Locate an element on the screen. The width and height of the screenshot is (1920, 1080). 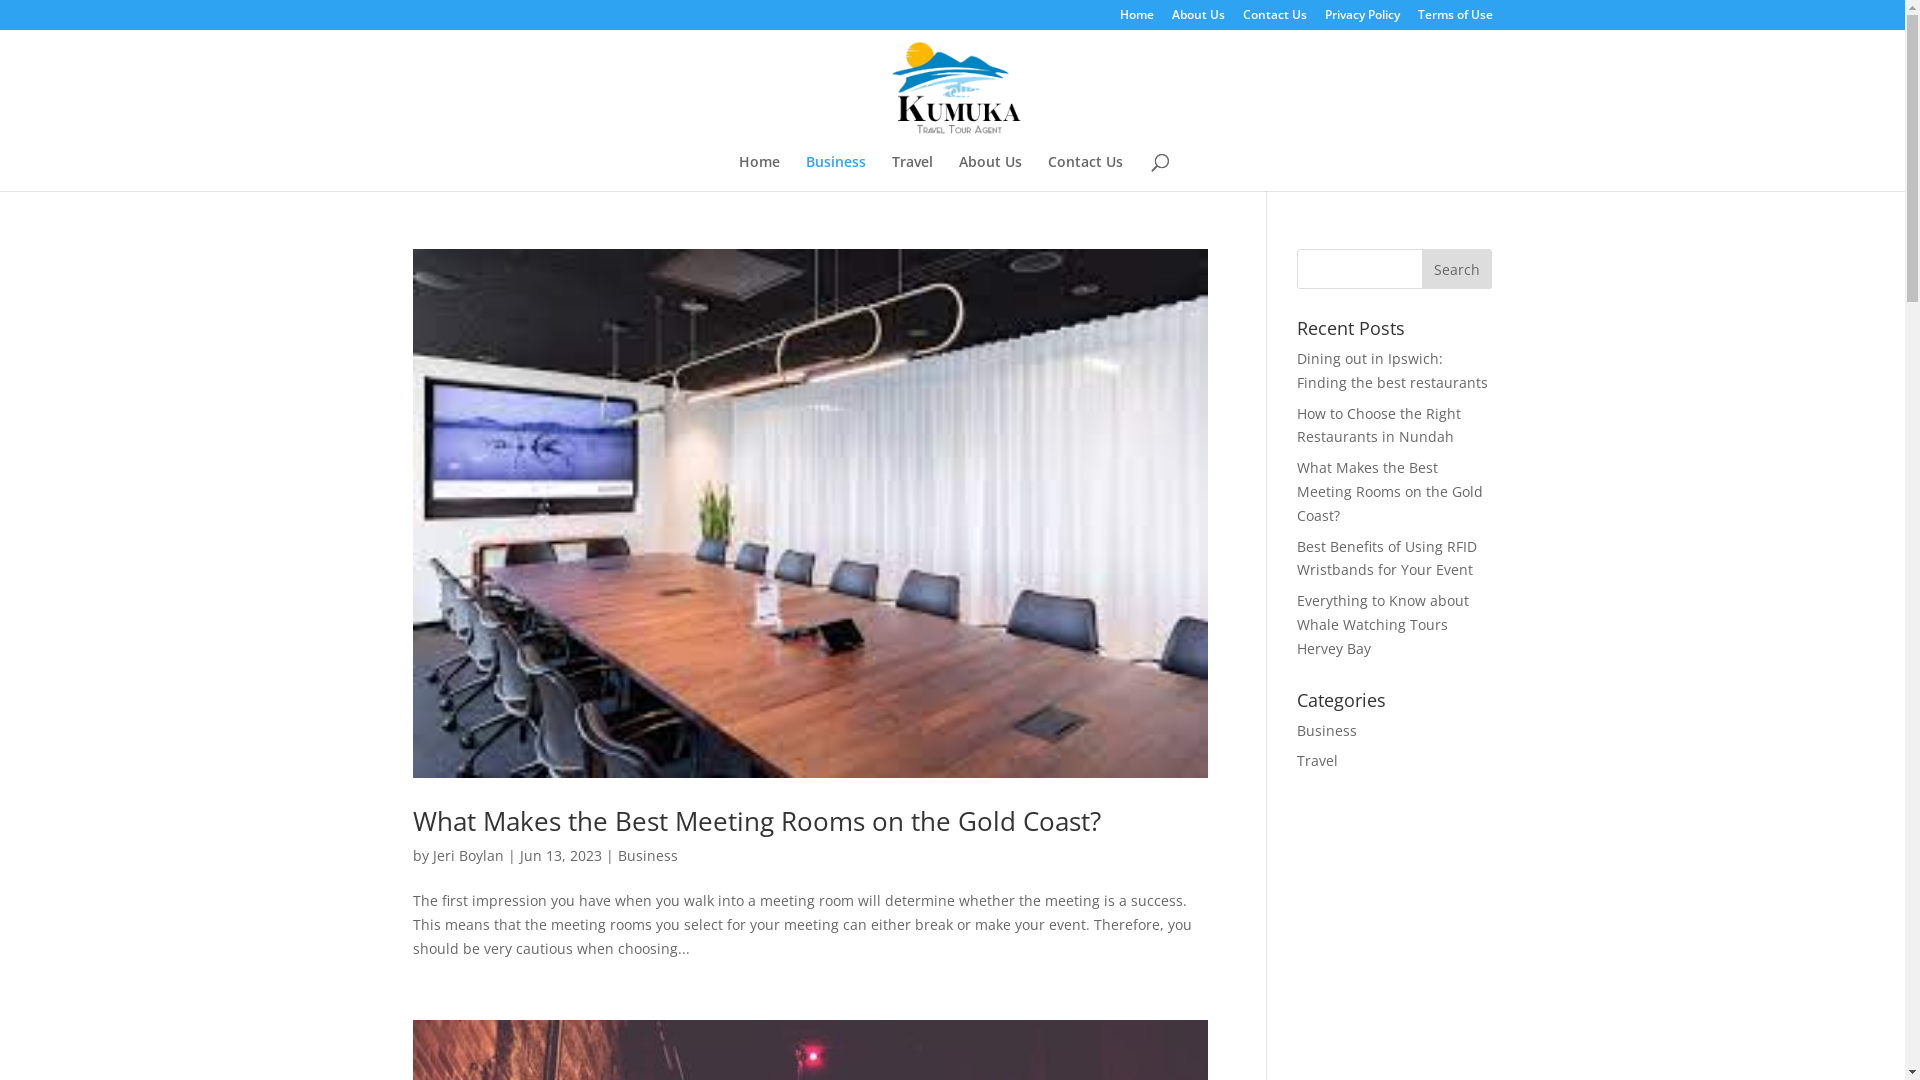
'What Makes the Best Meeting Rooms on the Gold Coast?' is located at coordinates (1389, 491).